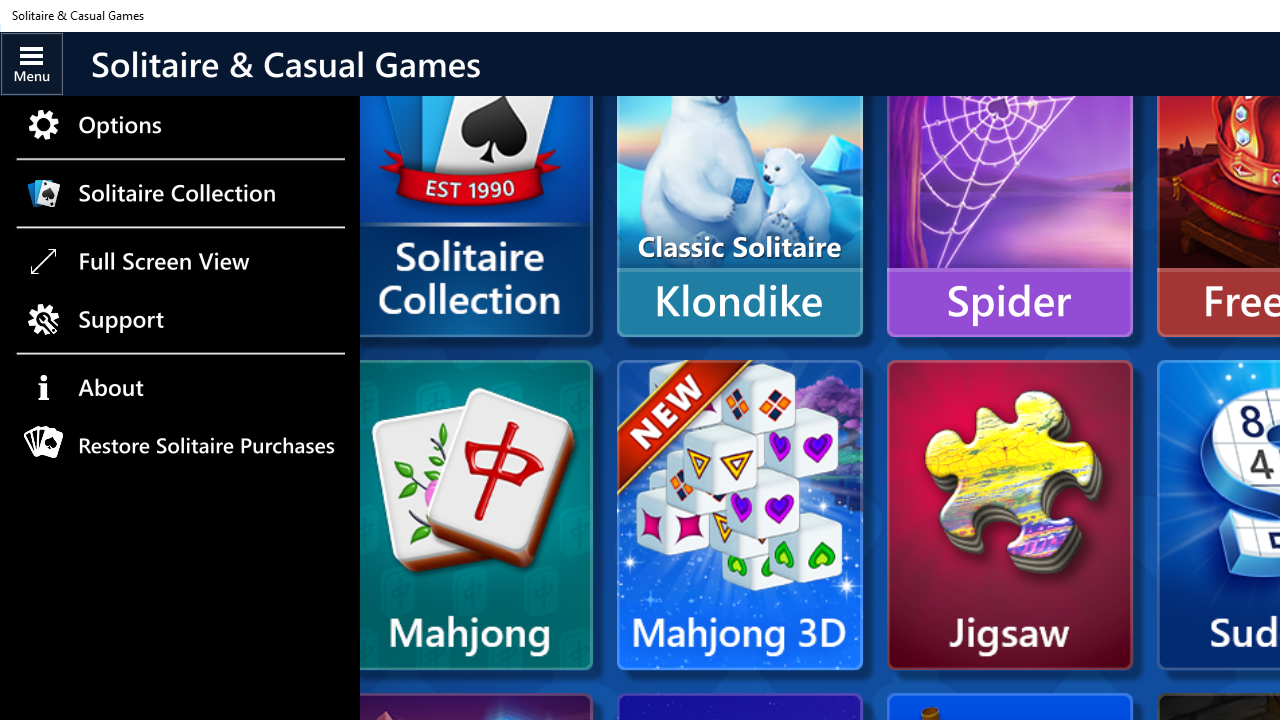 The height and width of the screenshot is (720, 1280). I want to click on 'Classic Solitaire, Klondike', so click(738, 182).